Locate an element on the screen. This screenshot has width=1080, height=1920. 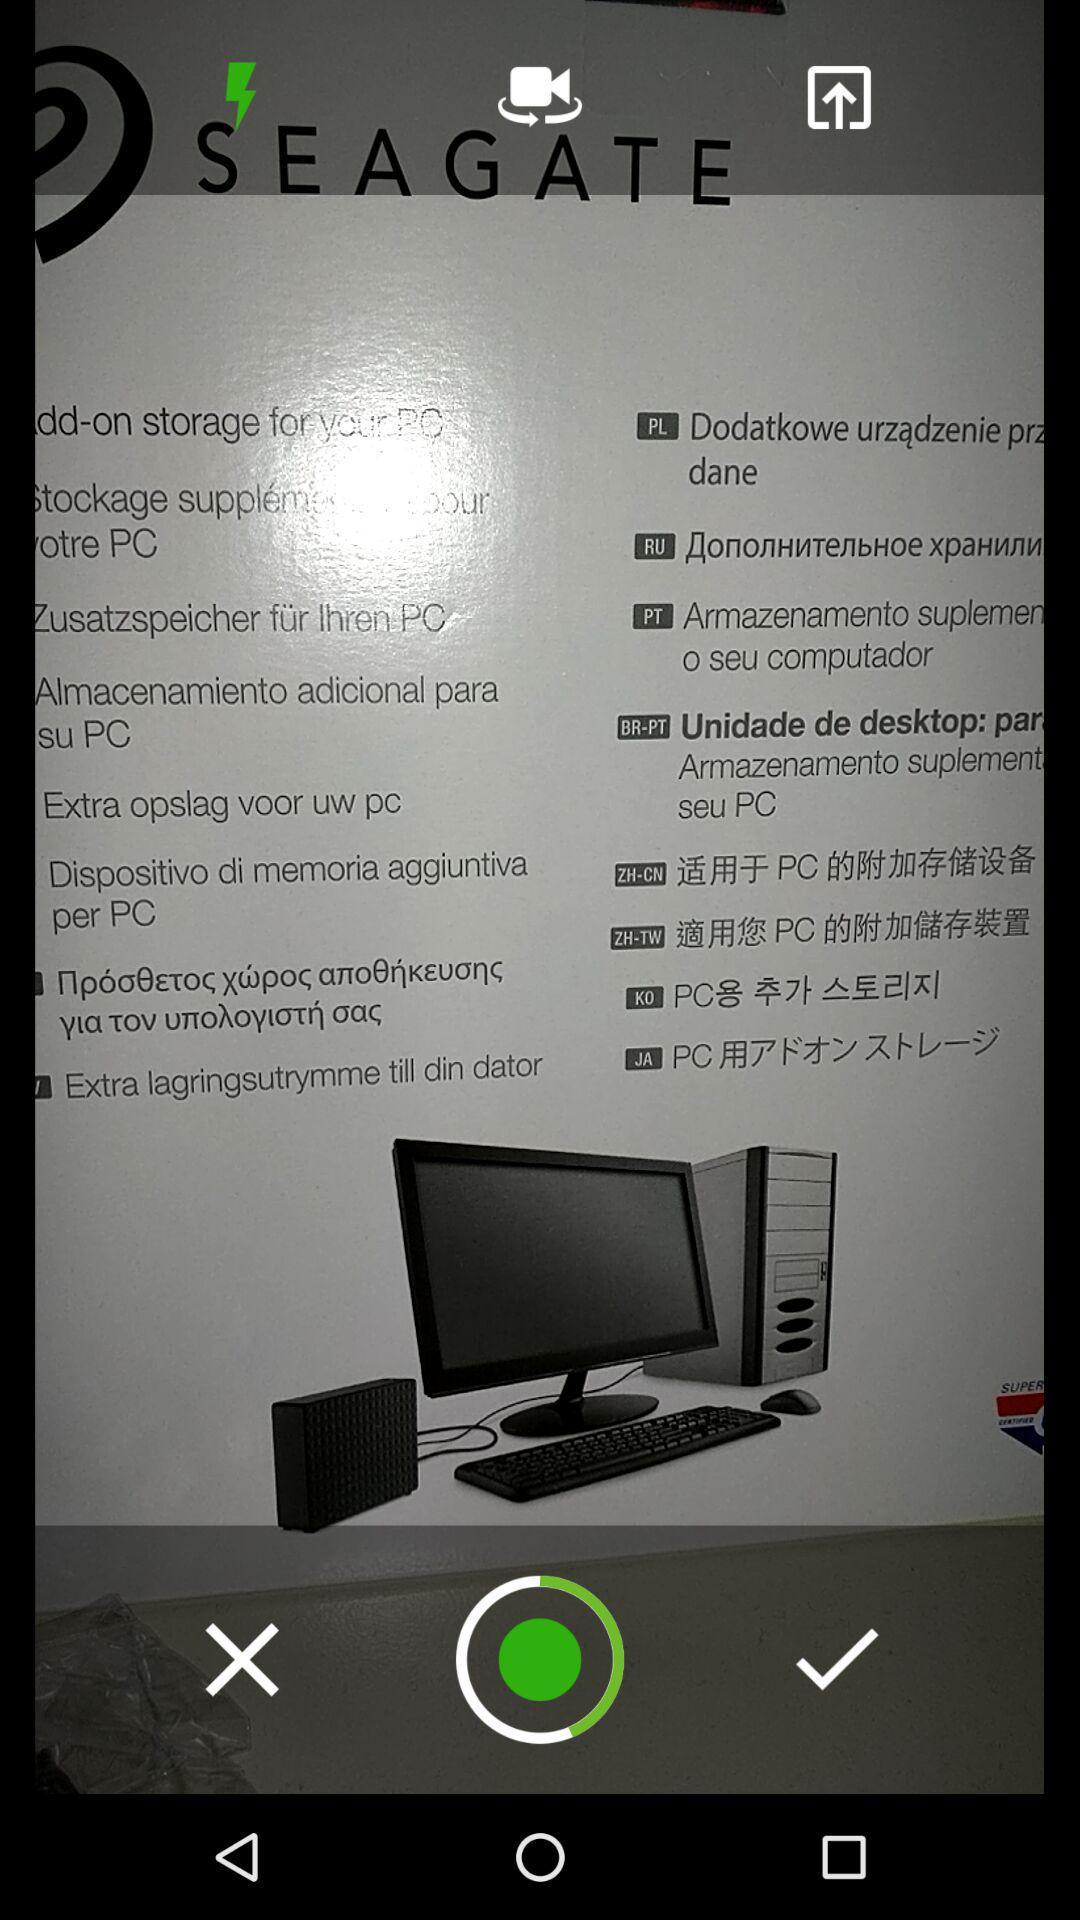
the close icon is located at coordinates (241, 1659).